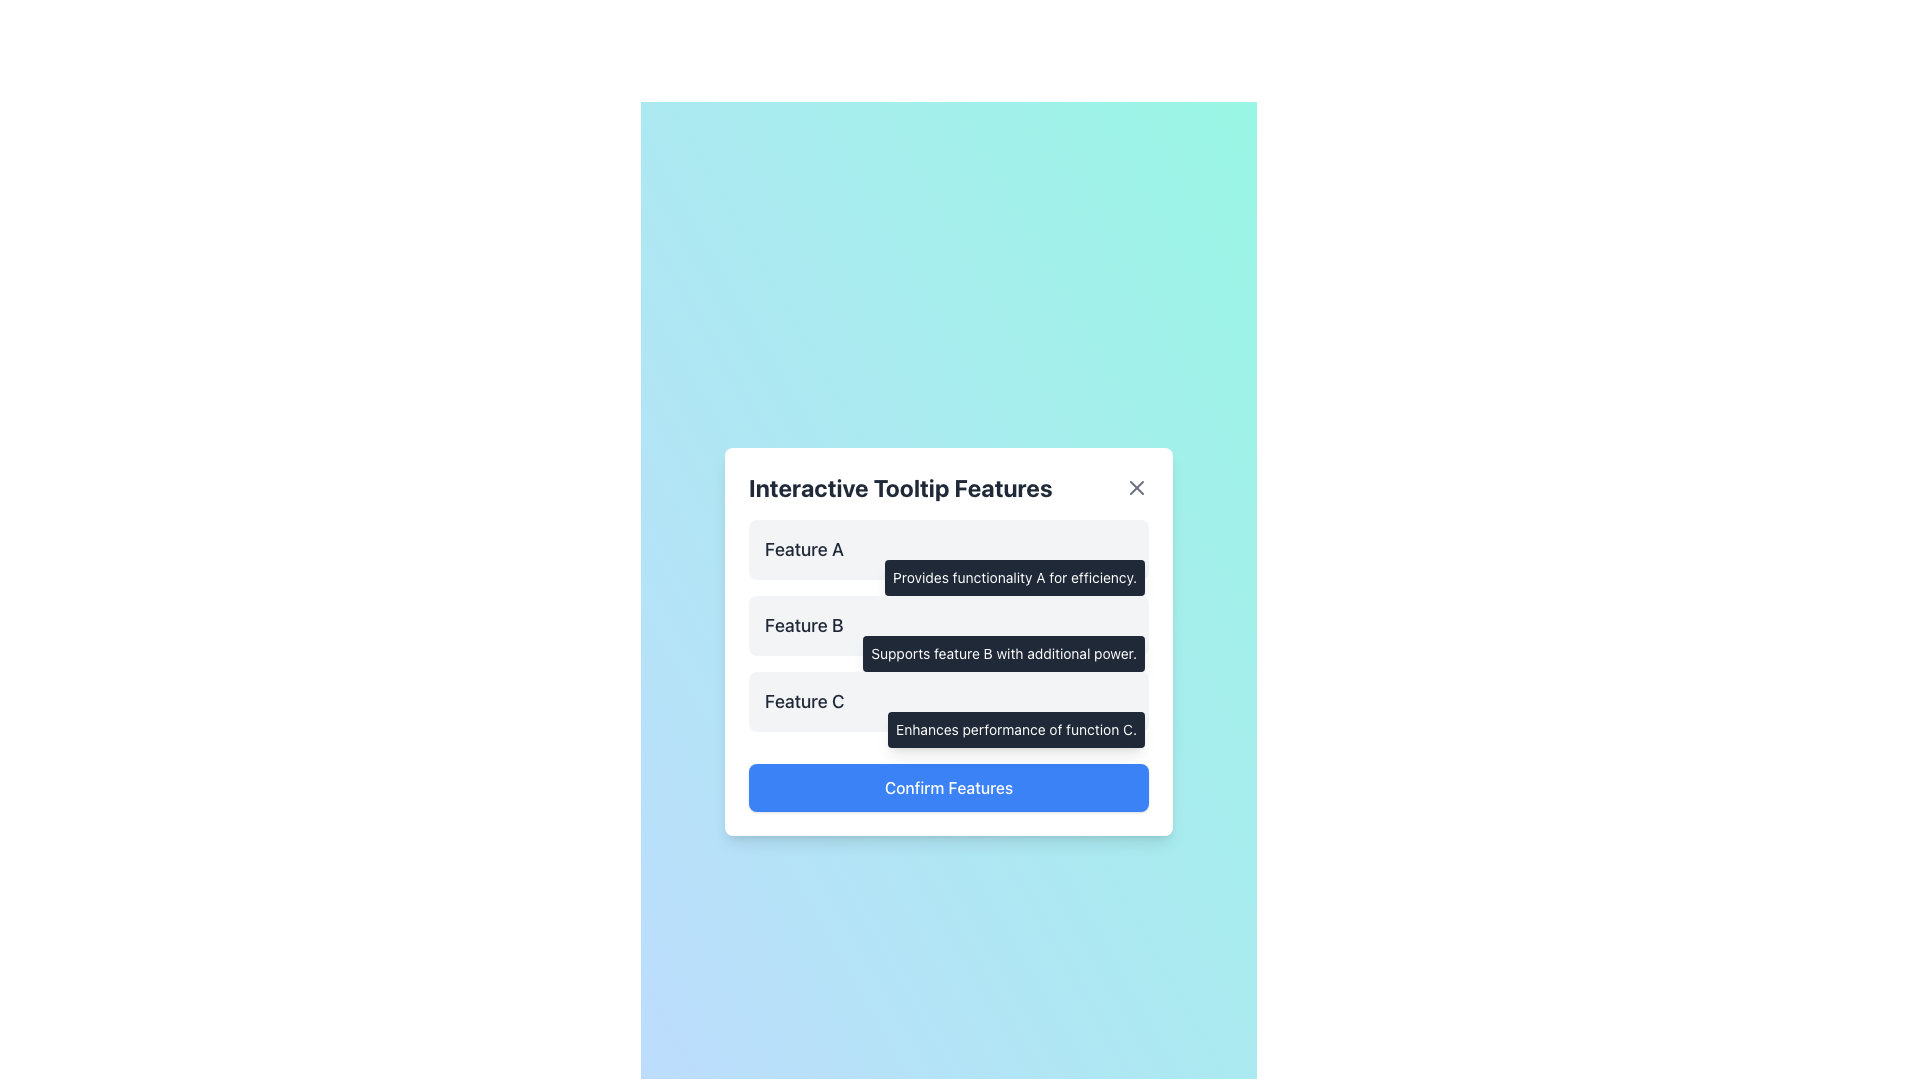  Describe the element at coordinates (804, 550) in the screenshot. I see `the label reading 'Feature A' which is styled with a larger, bold font and located at the top of a list in a modal window` at that location.